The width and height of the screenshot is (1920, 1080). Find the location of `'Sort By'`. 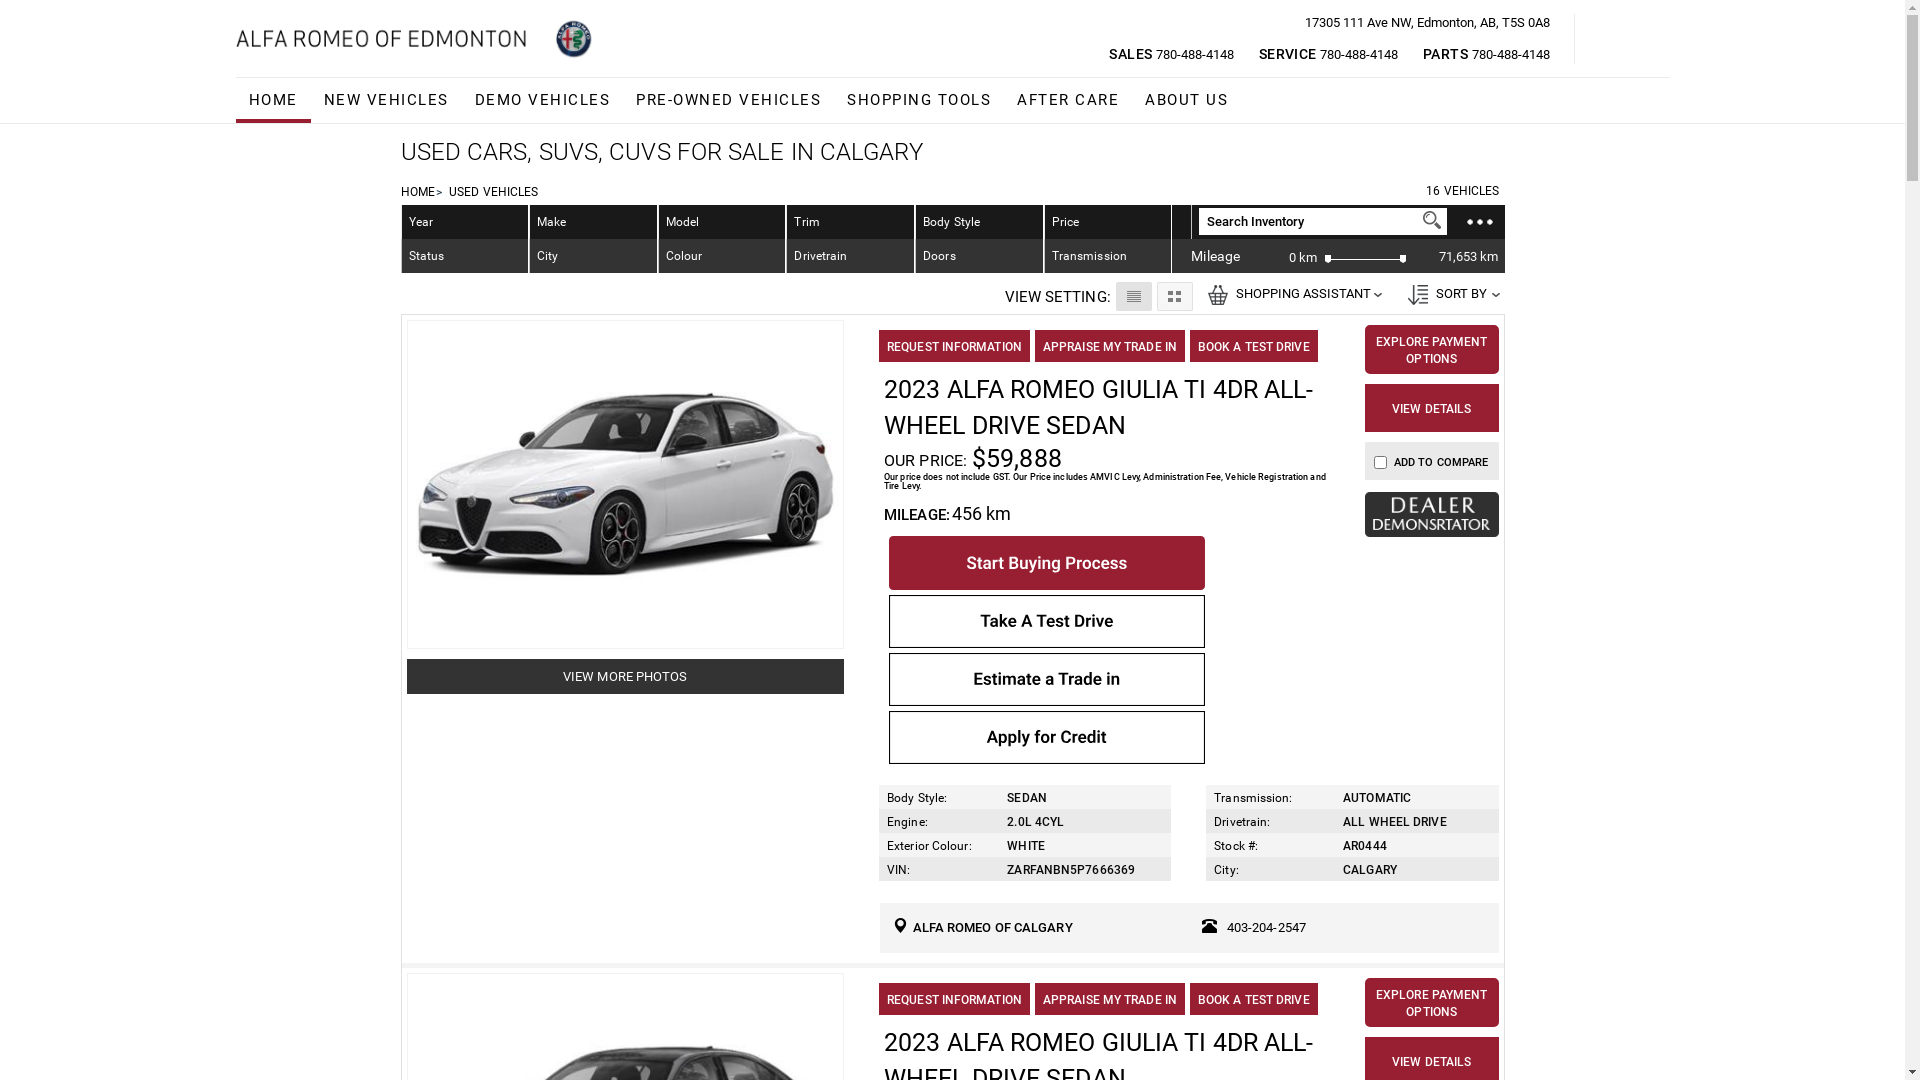

'Sort By' is located at coordinates (1406, 294).